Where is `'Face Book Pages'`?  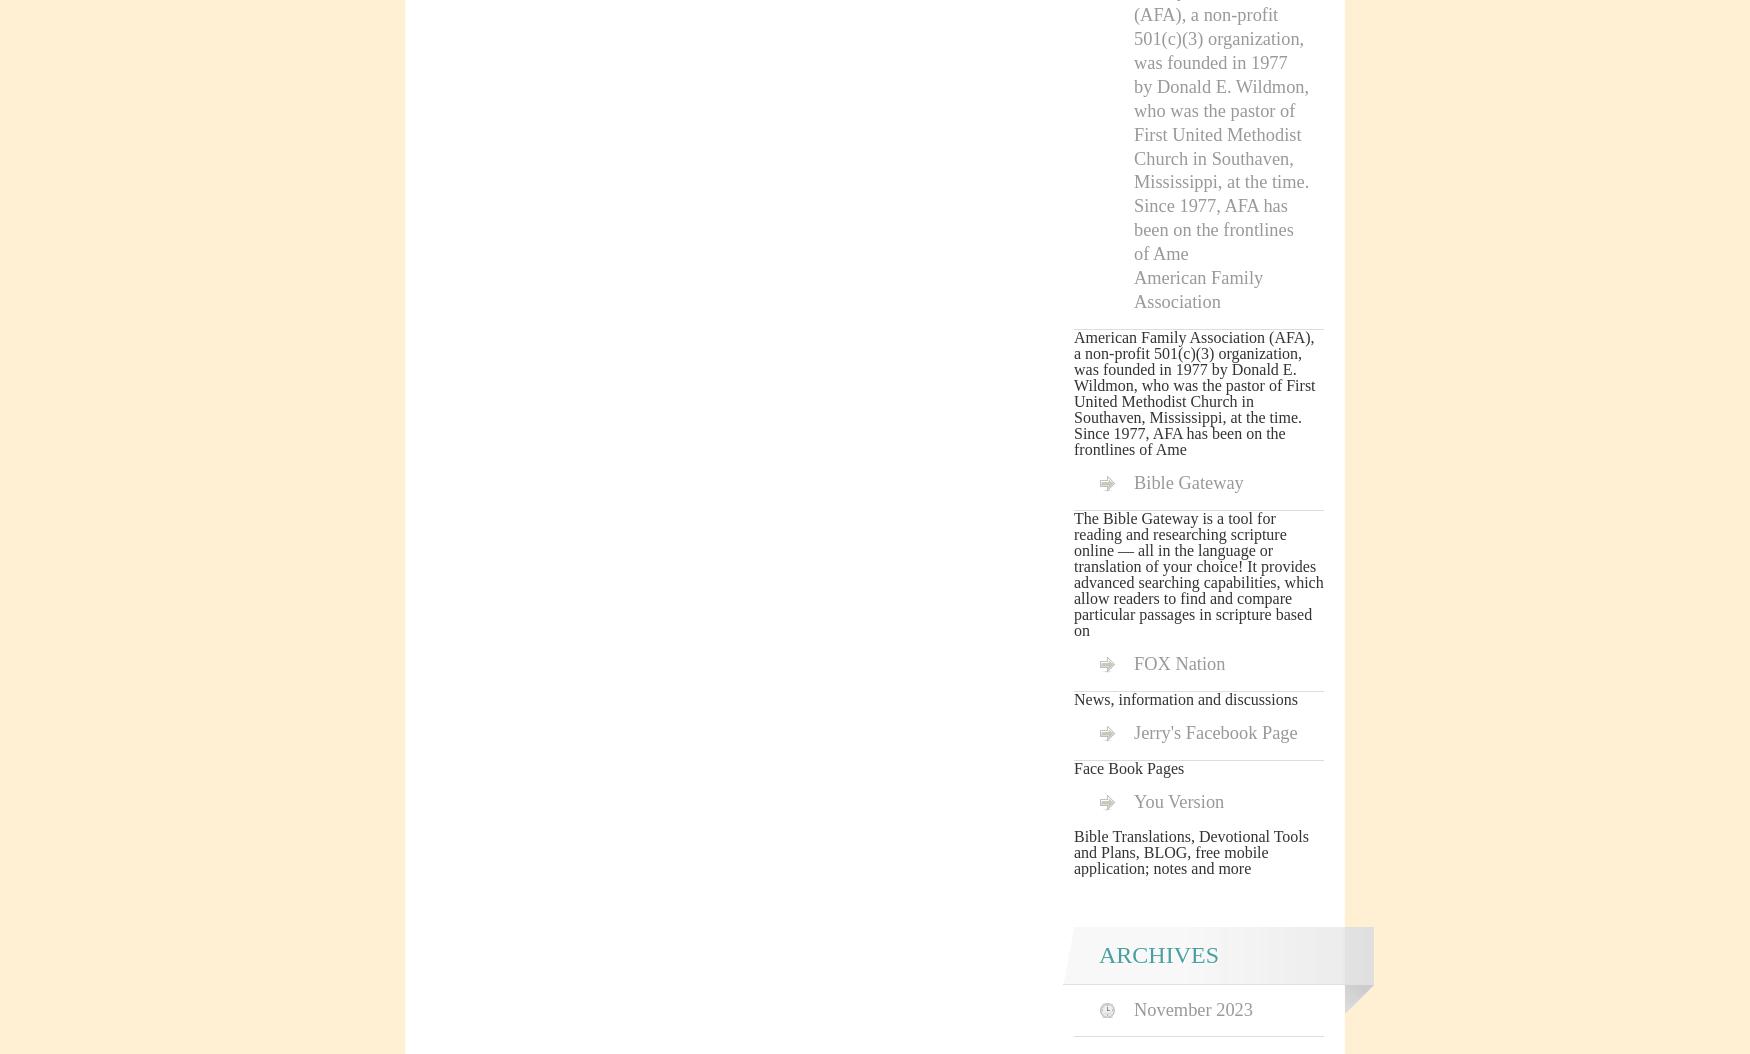 'Face Book Pages' is located at coordinates (1073, 767).